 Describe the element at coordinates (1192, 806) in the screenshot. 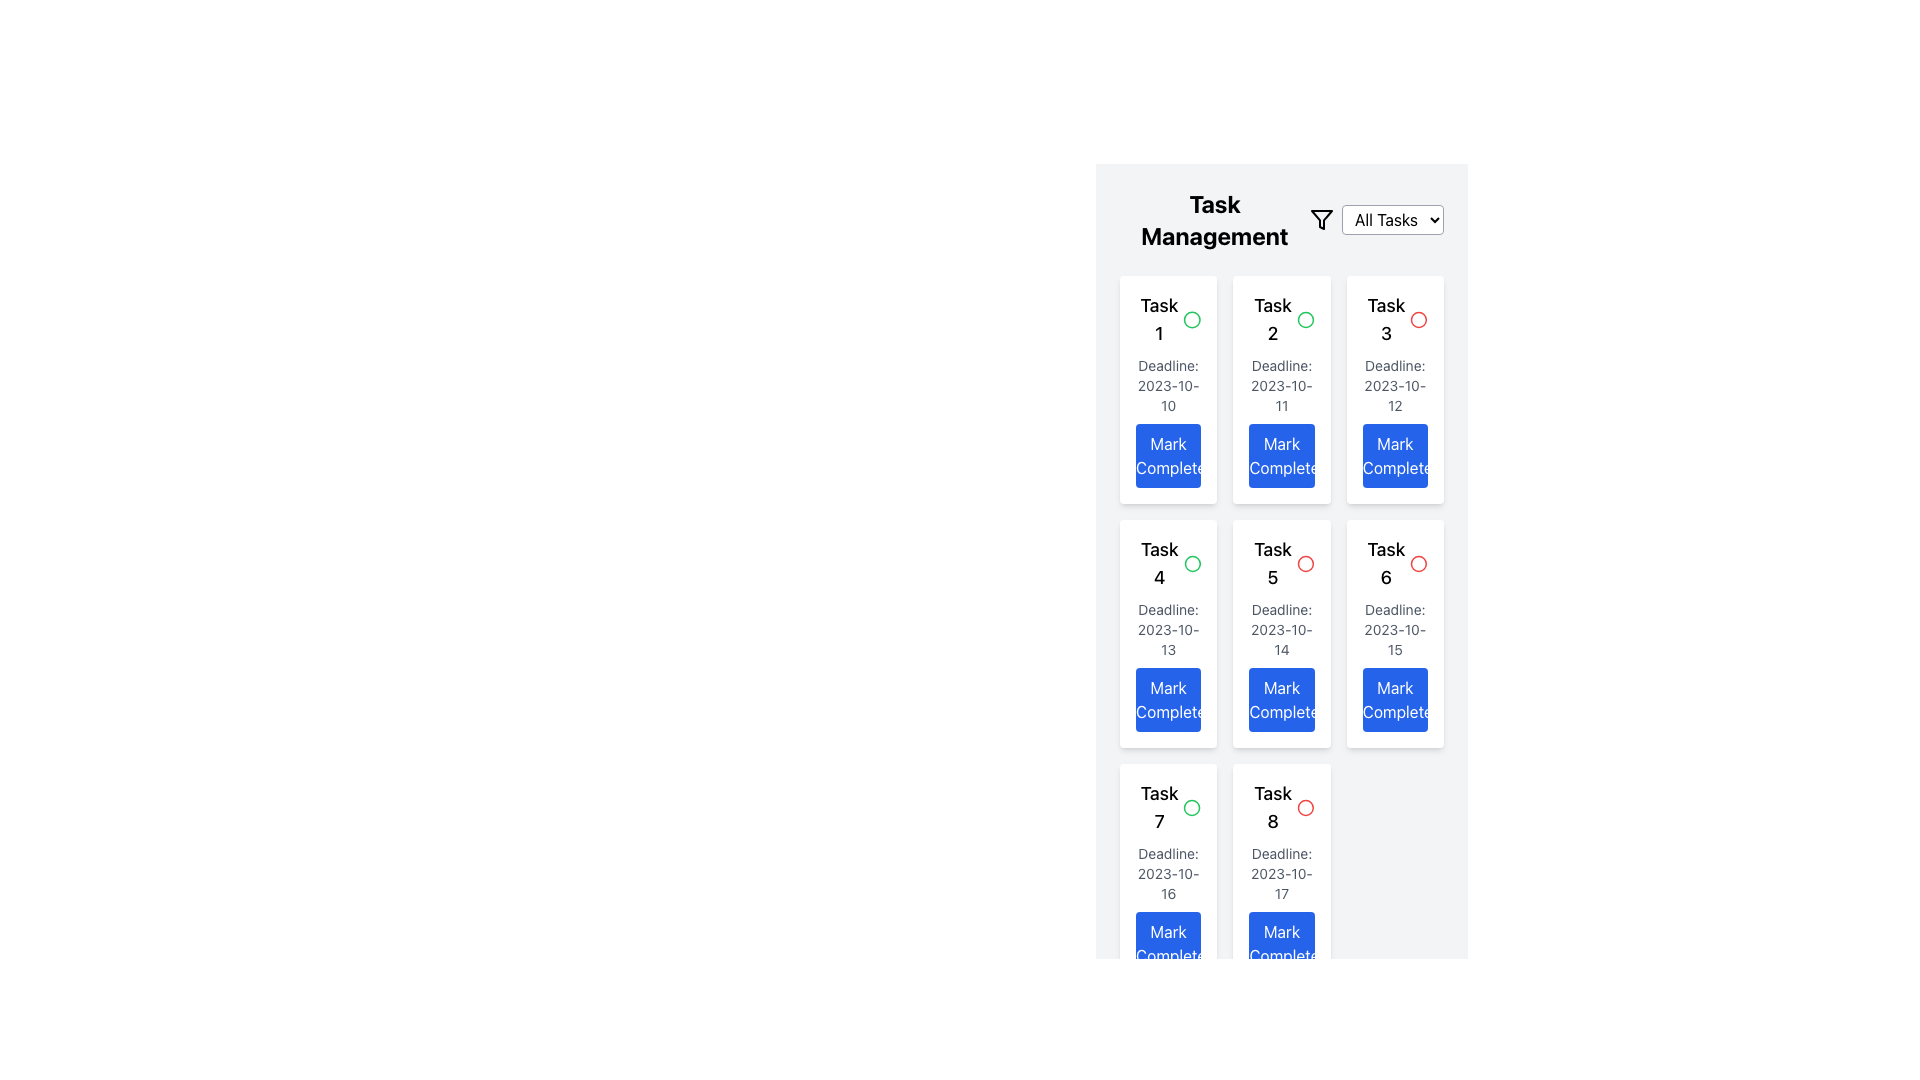

I see `the green circular SVG shape located in the second column of the grid inside the 'Task 2' card, positioned near the top right of the task title` at that location.